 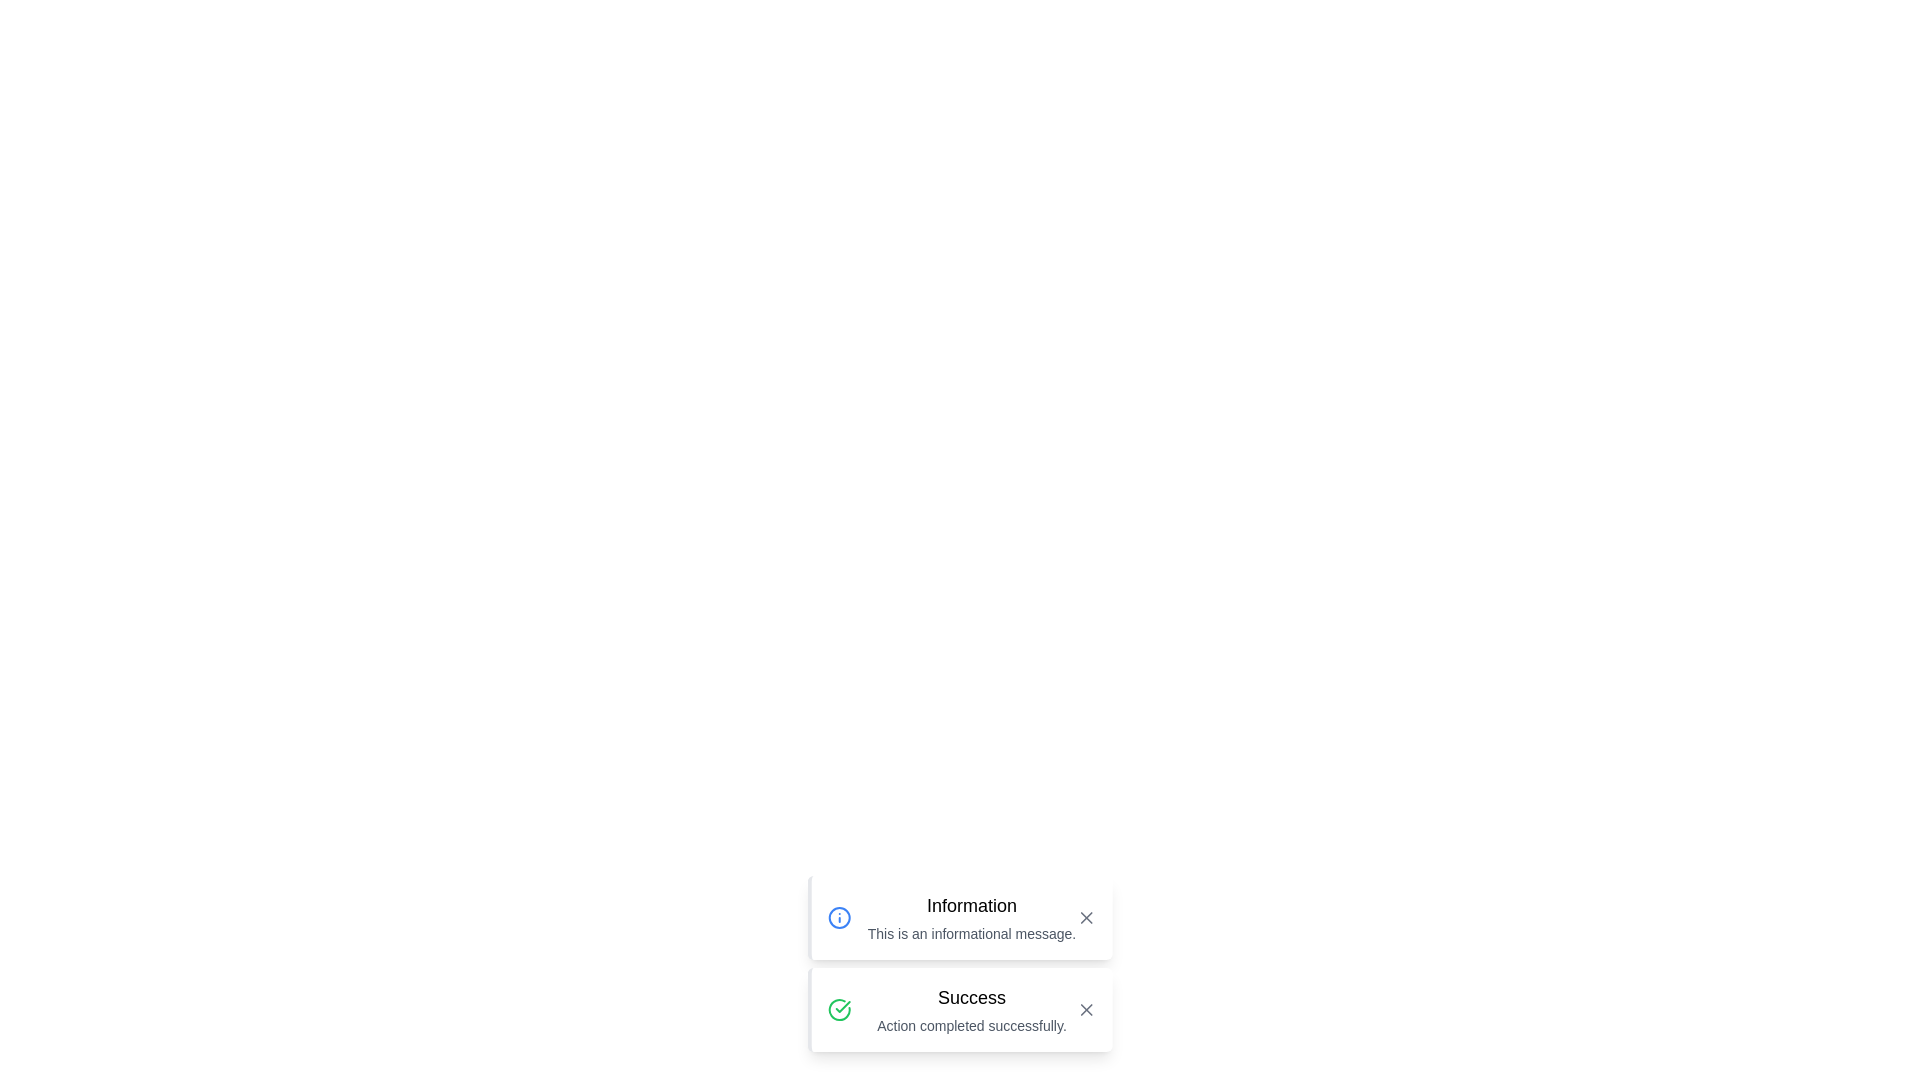 What do you see at coordinates (1085, 918) in the screenshot?
I see `the close button of the snackbar with message 'InformationThis is an informational message.'` at bounding box center [1085, 918].